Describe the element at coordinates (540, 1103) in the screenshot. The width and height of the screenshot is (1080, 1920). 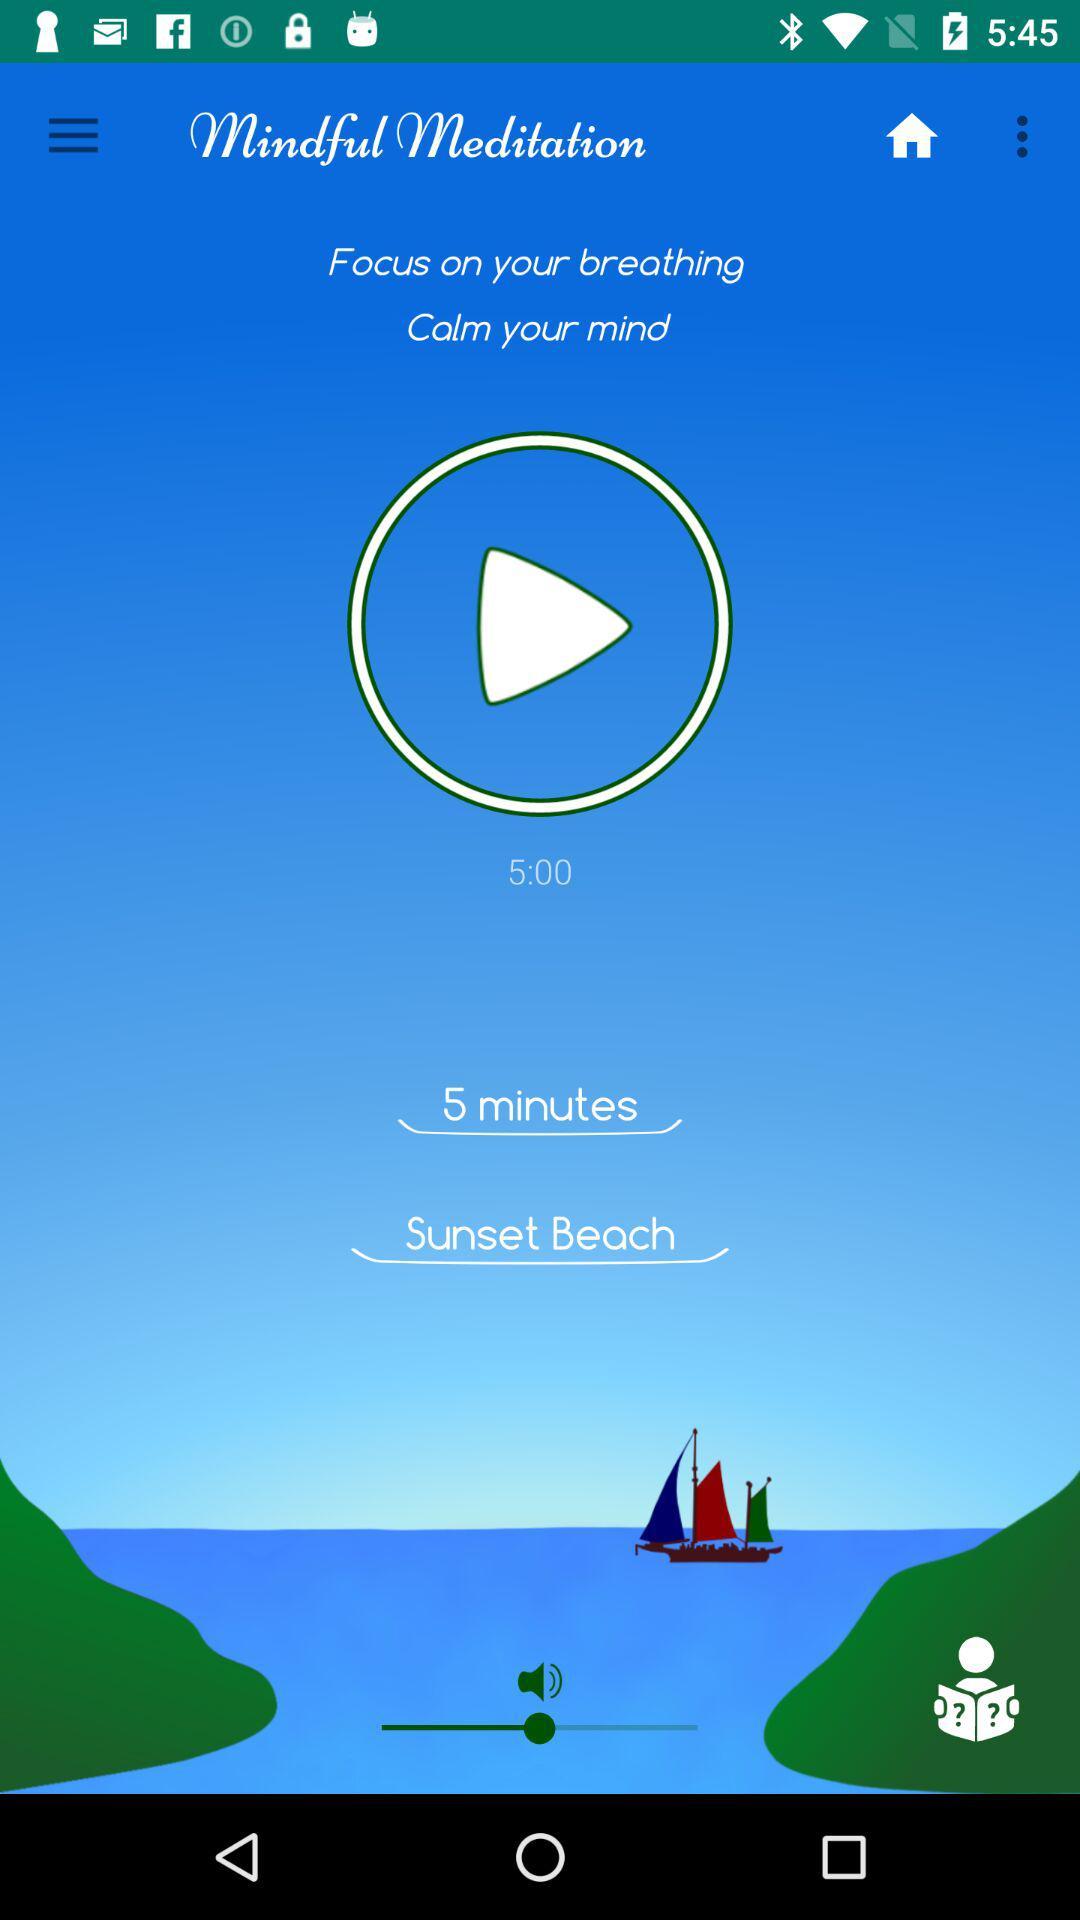
I see `5 minutes   icon` at that location.